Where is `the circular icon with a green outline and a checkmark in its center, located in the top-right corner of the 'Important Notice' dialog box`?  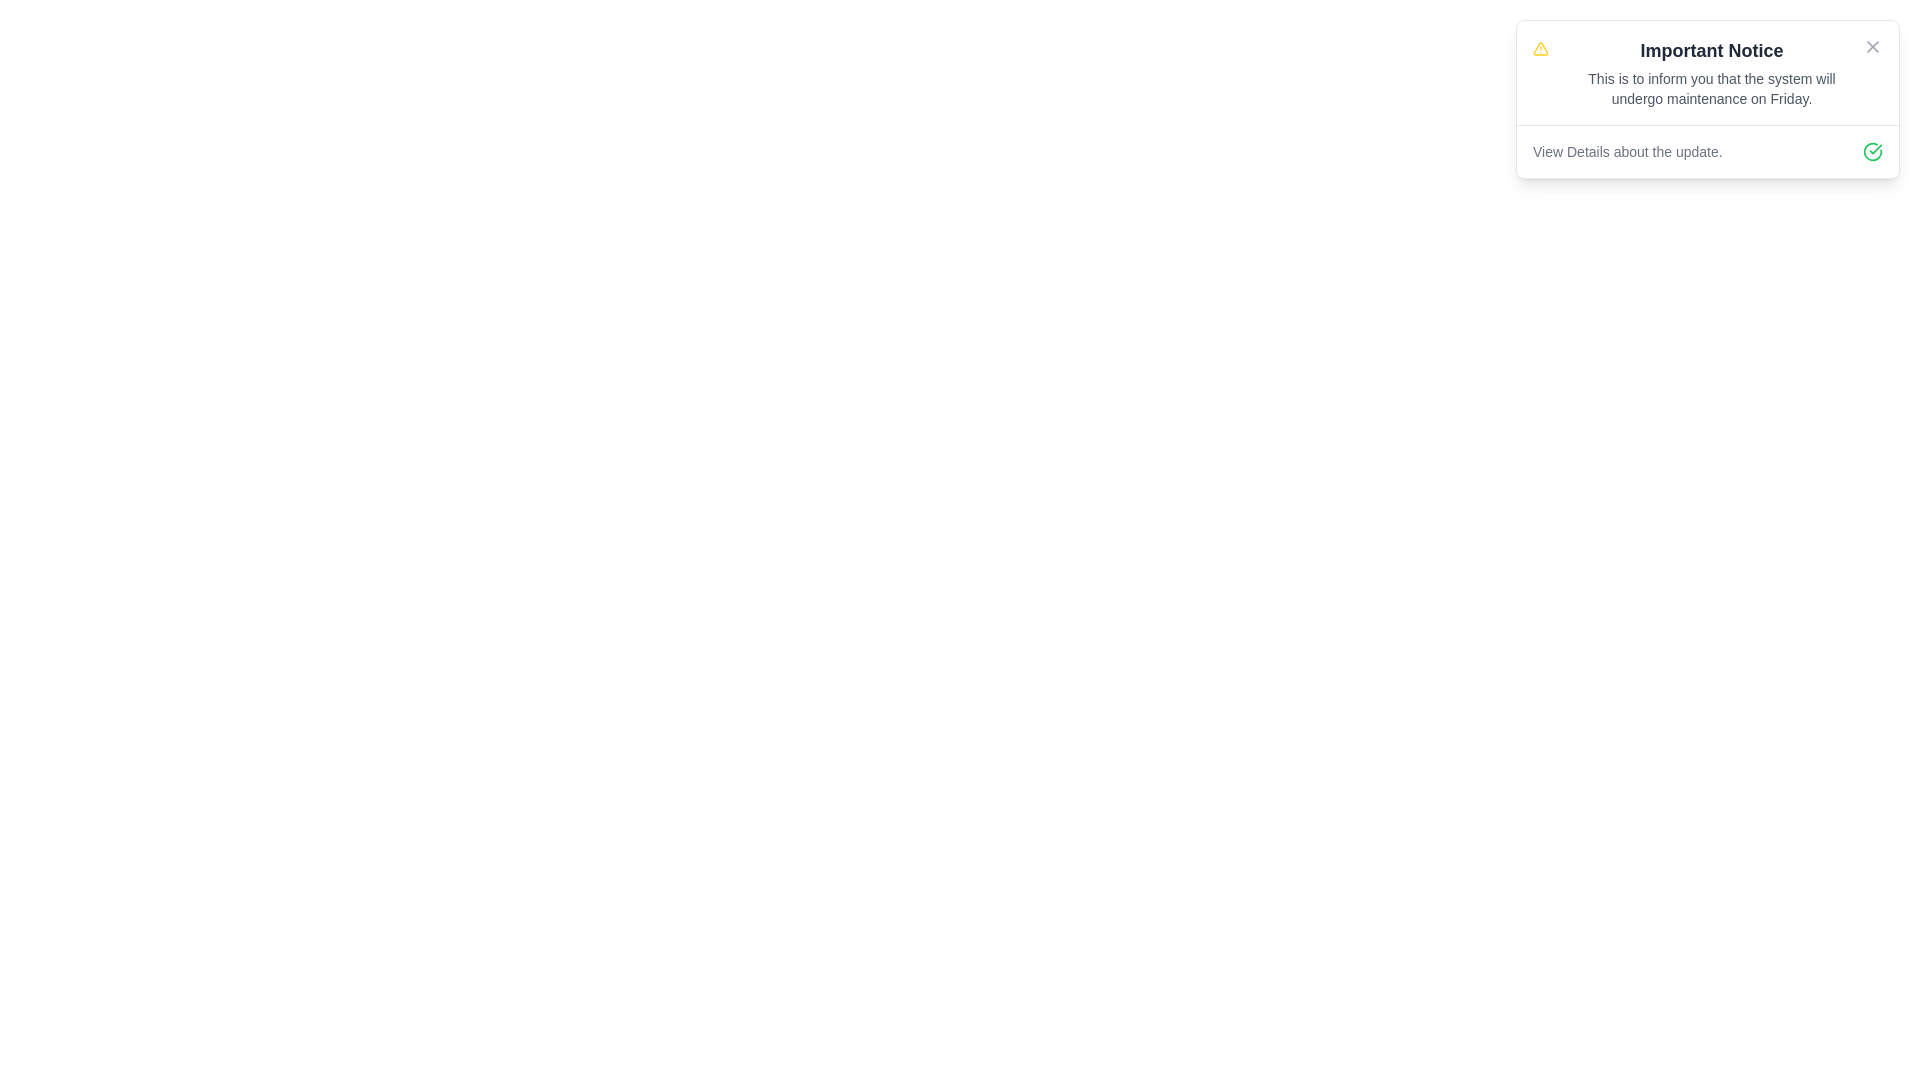 the circular icon with a green outline and a checkmark in its center, located in the top-right corner of the 'Important Notice' dialog box is located at coordinates (1871, 150).